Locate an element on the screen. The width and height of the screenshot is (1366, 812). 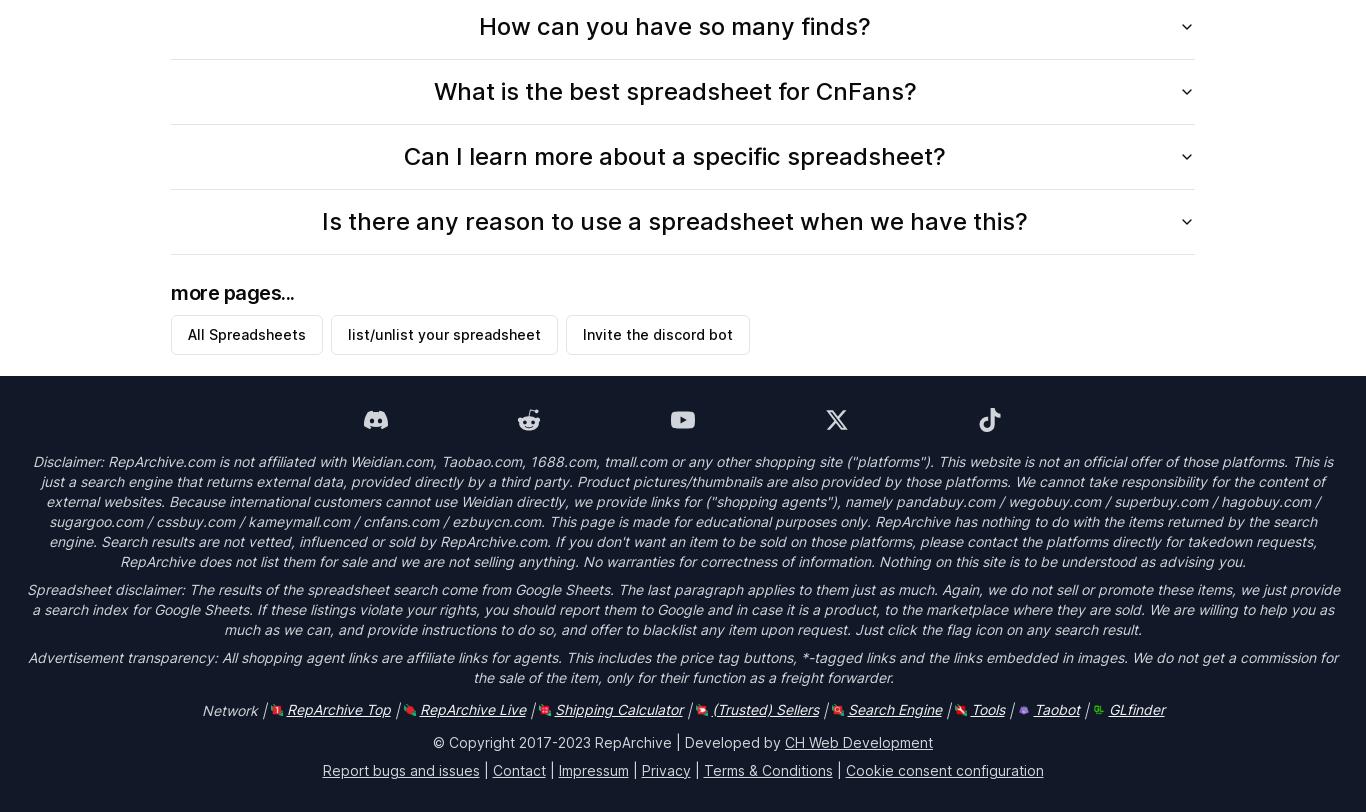
'Search Engine' is located at coordinates (893, 708).